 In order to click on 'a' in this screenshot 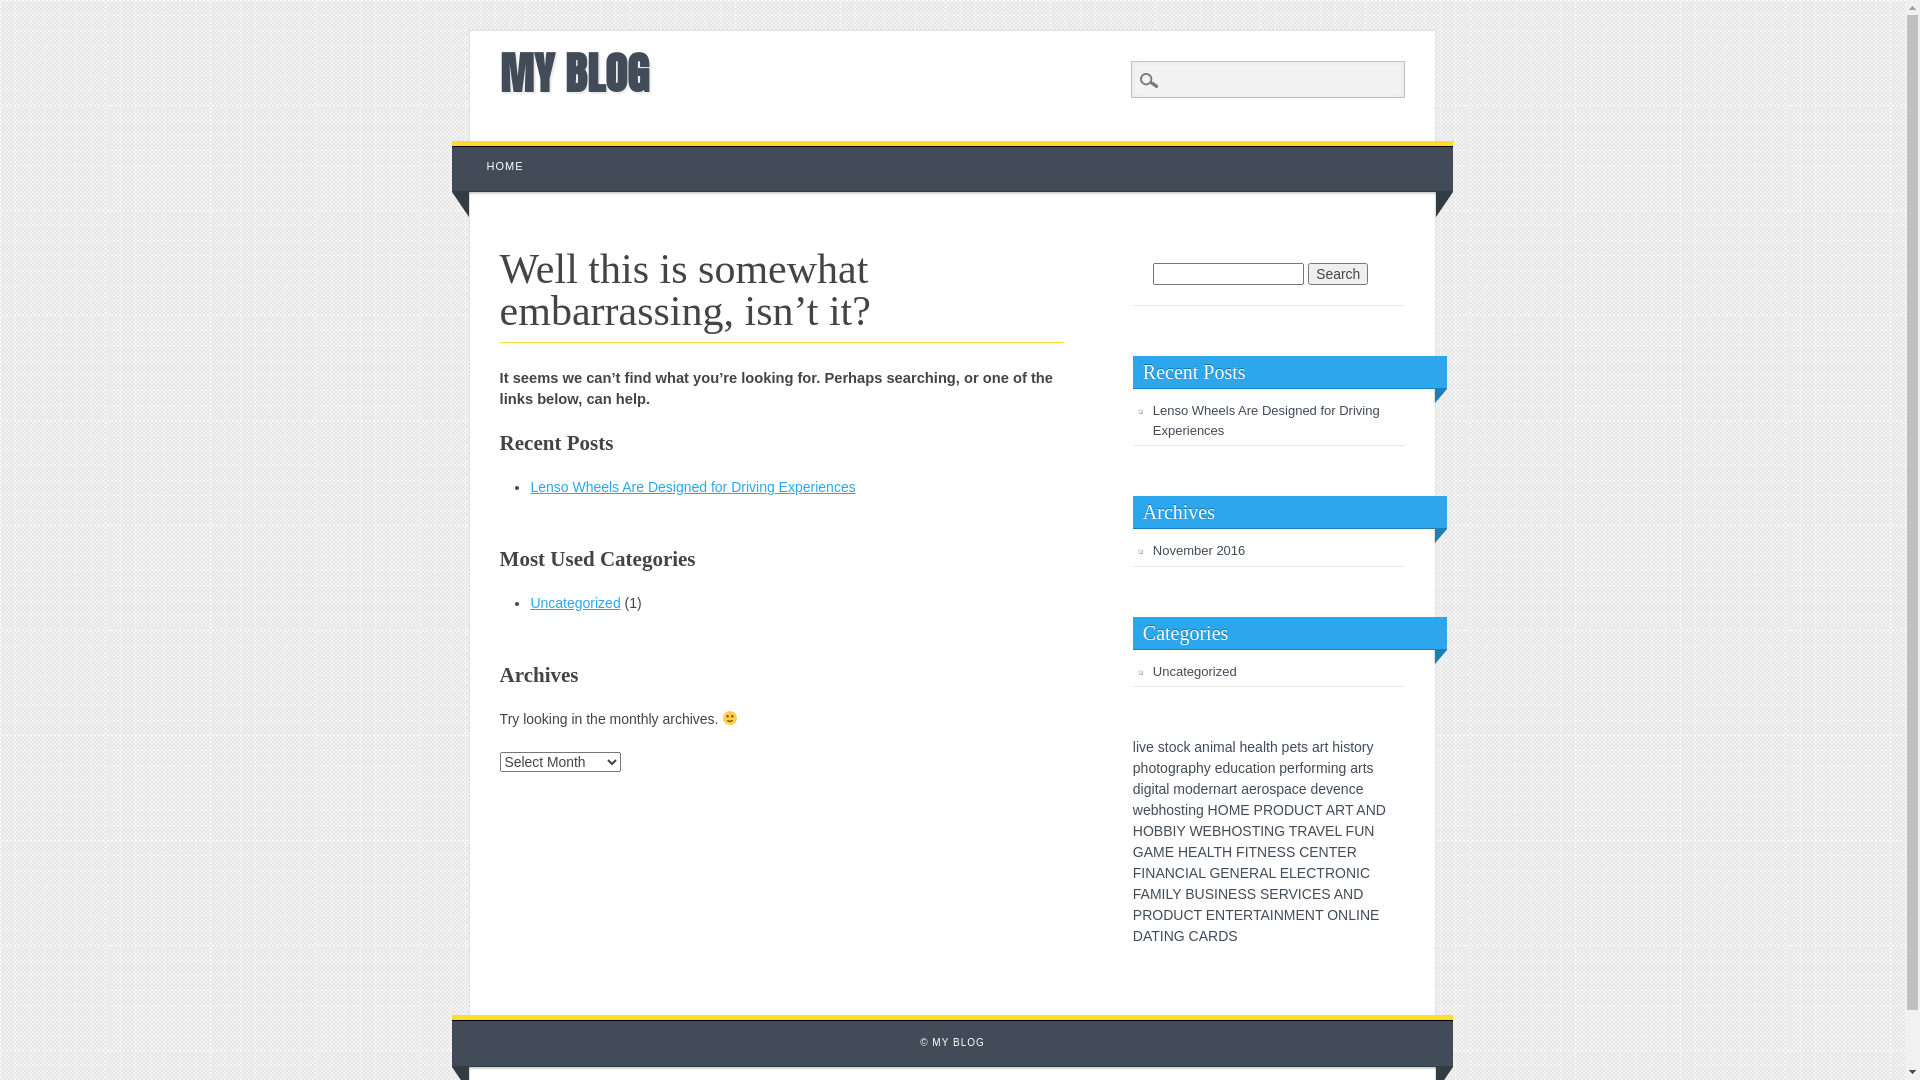, I will do `click(1162, 788)`.